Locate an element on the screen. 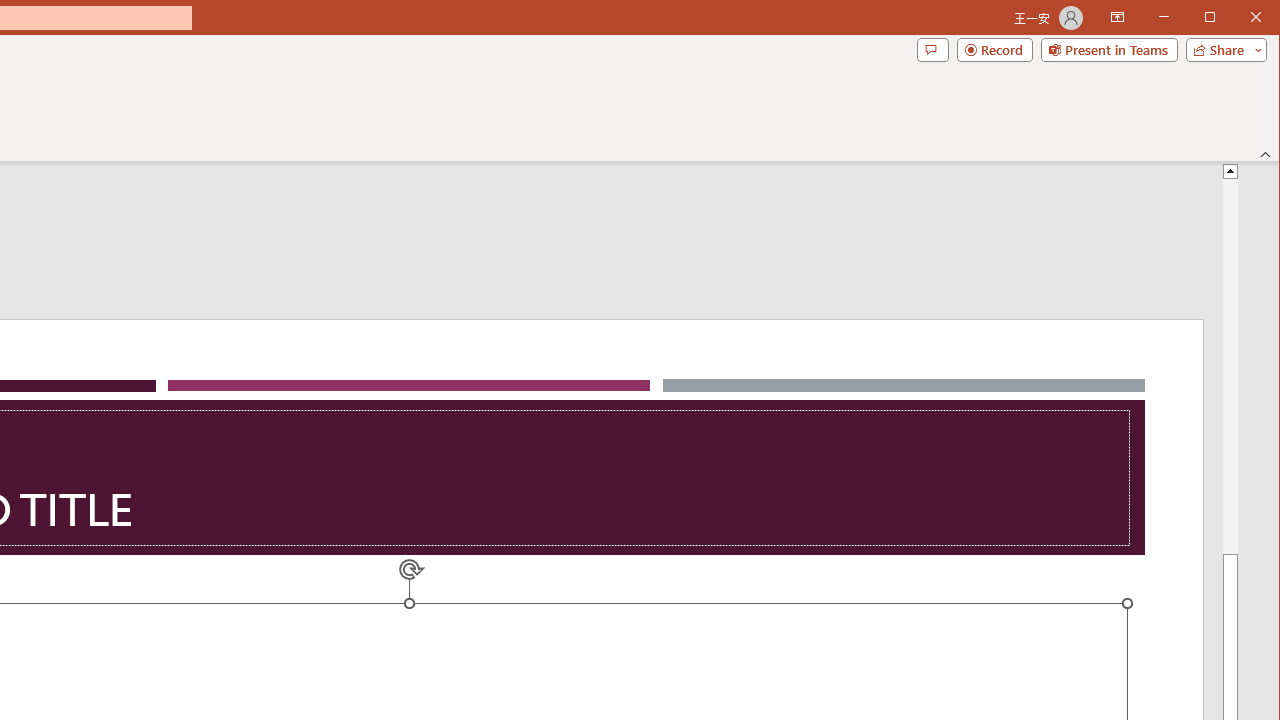 This screenshot has width=1280, height=720. 'Record' is located at coordinates (995, 49).